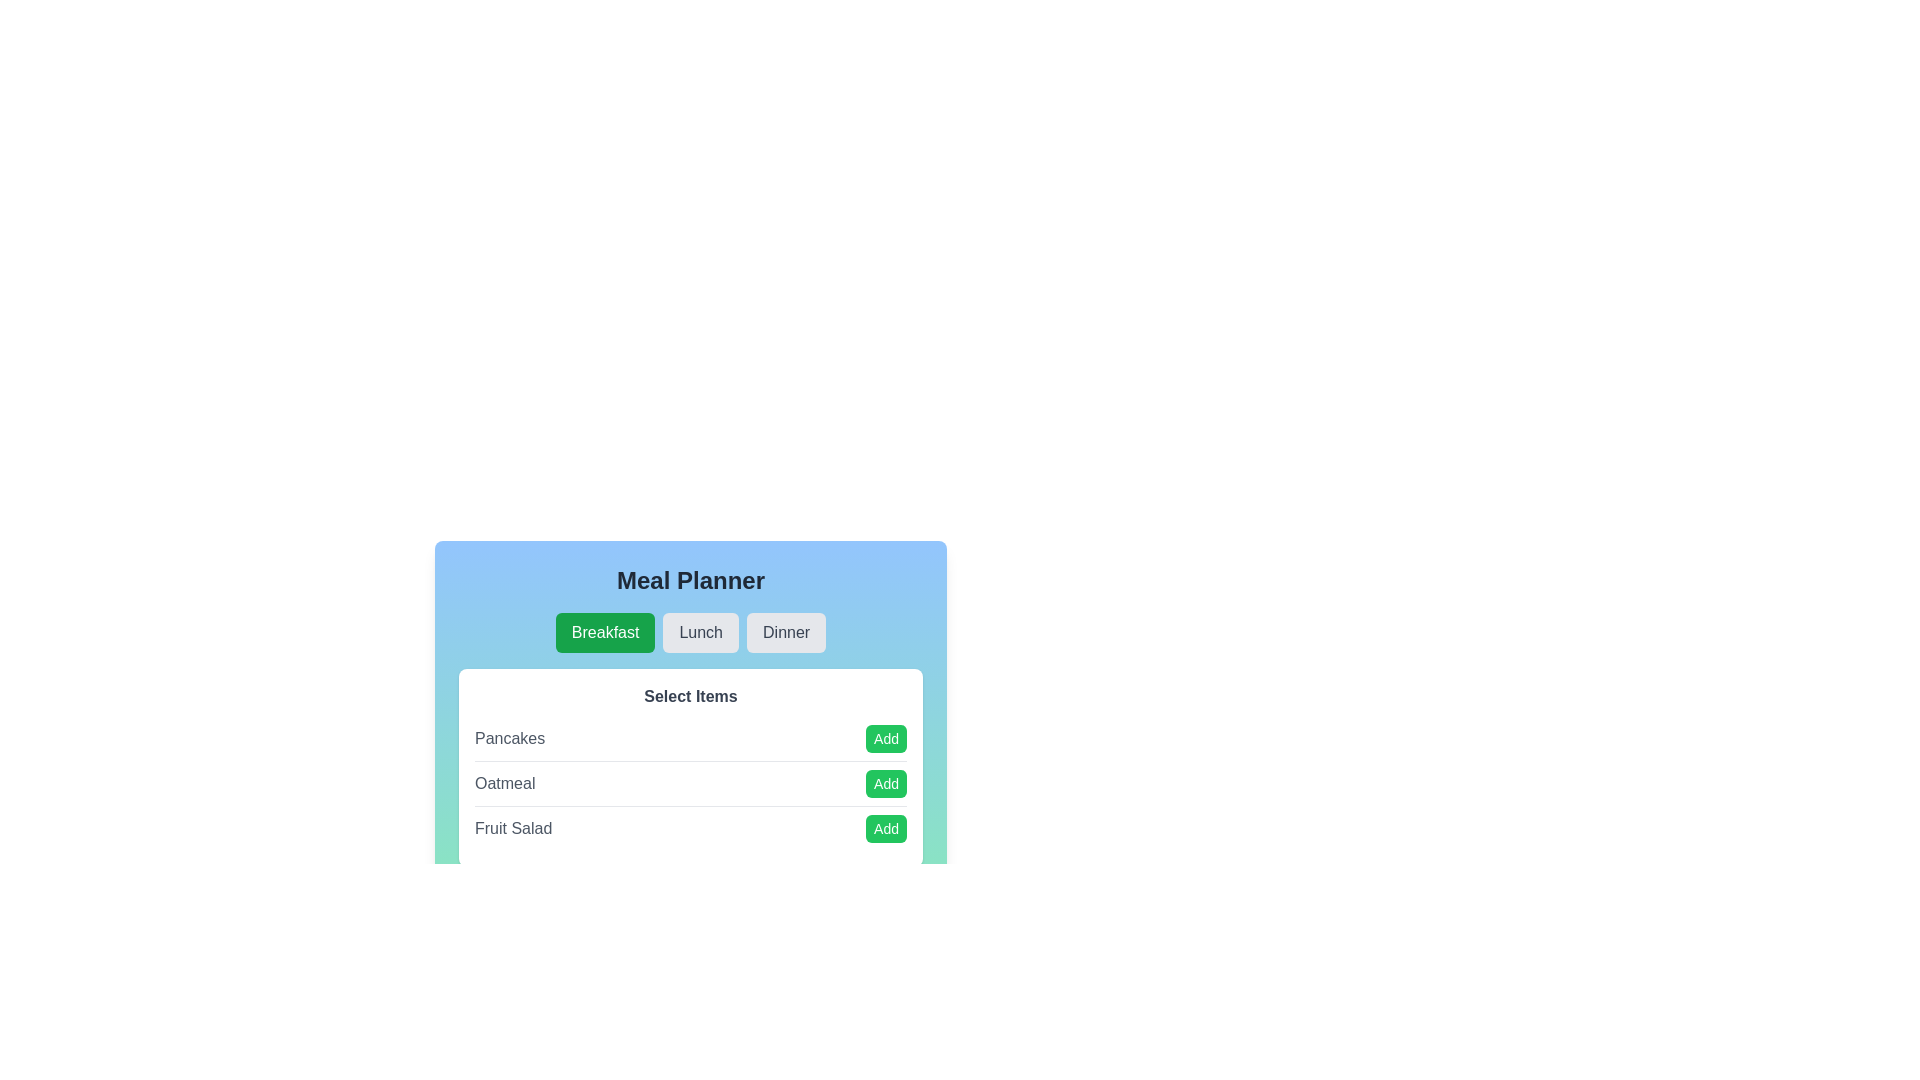 This screenshot has height=1080, width=1920. What do you see at coordinates (885, 782) in the screenshot?
I see `the button located on the right side of the second item in a vertical list` at bounding box center [885, 782].